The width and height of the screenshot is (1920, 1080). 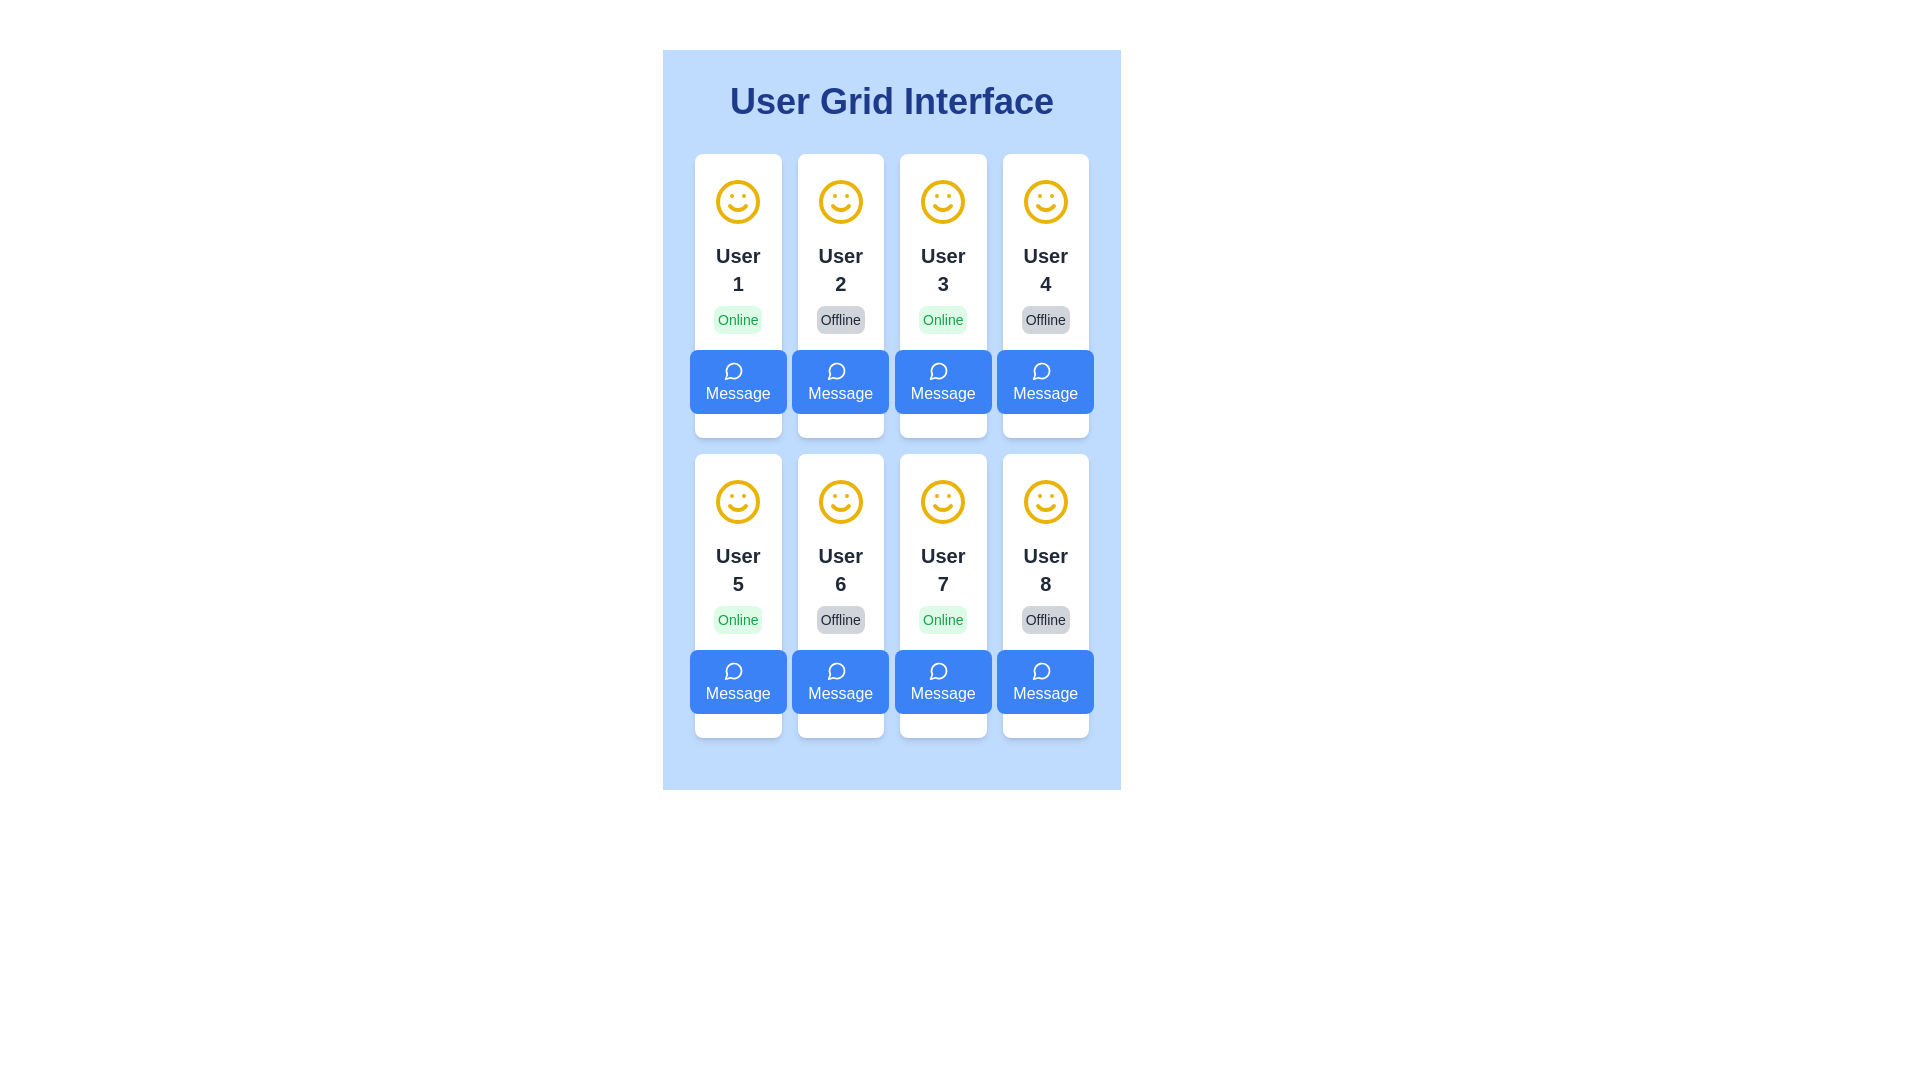 I want to click on the decorative icon representing the user status for 'User 3', located at the top of the card above the text 'User 3', so click(x=942, y=201).